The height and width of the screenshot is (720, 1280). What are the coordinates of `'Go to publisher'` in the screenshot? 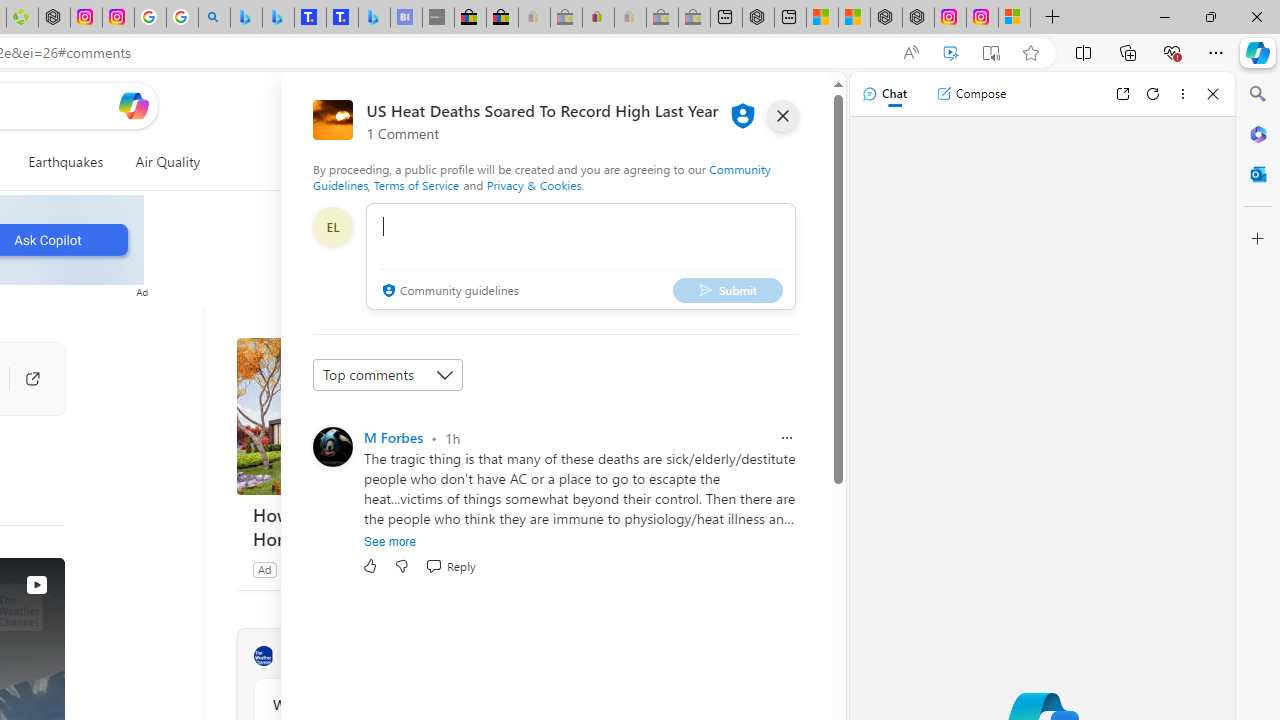 It's located at (22, 379).